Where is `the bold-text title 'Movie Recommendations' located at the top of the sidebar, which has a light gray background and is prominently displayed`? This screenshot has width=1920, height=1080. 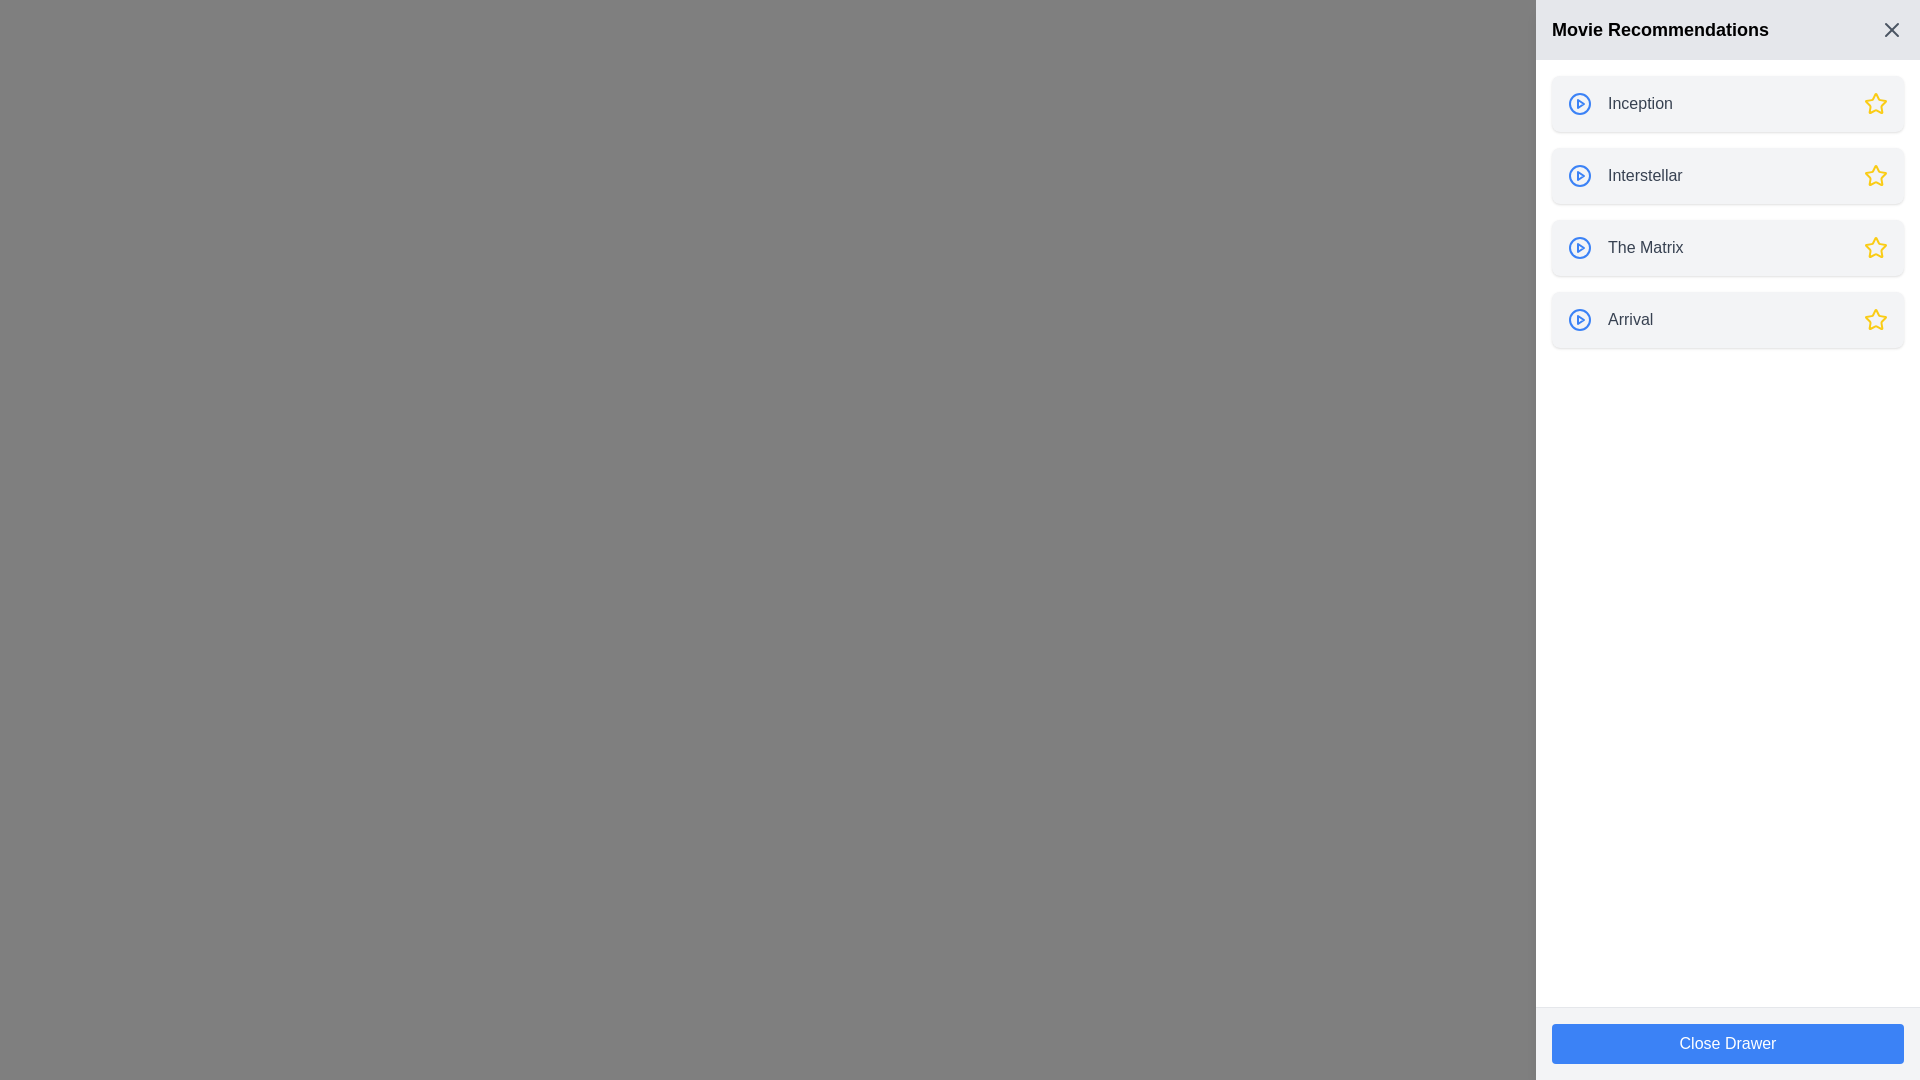
the bold-text title 'Movie Recommendations' located at the top of the sidebar, which has a light gray background and is prominently displayed is located at coordinates (1660, 30).